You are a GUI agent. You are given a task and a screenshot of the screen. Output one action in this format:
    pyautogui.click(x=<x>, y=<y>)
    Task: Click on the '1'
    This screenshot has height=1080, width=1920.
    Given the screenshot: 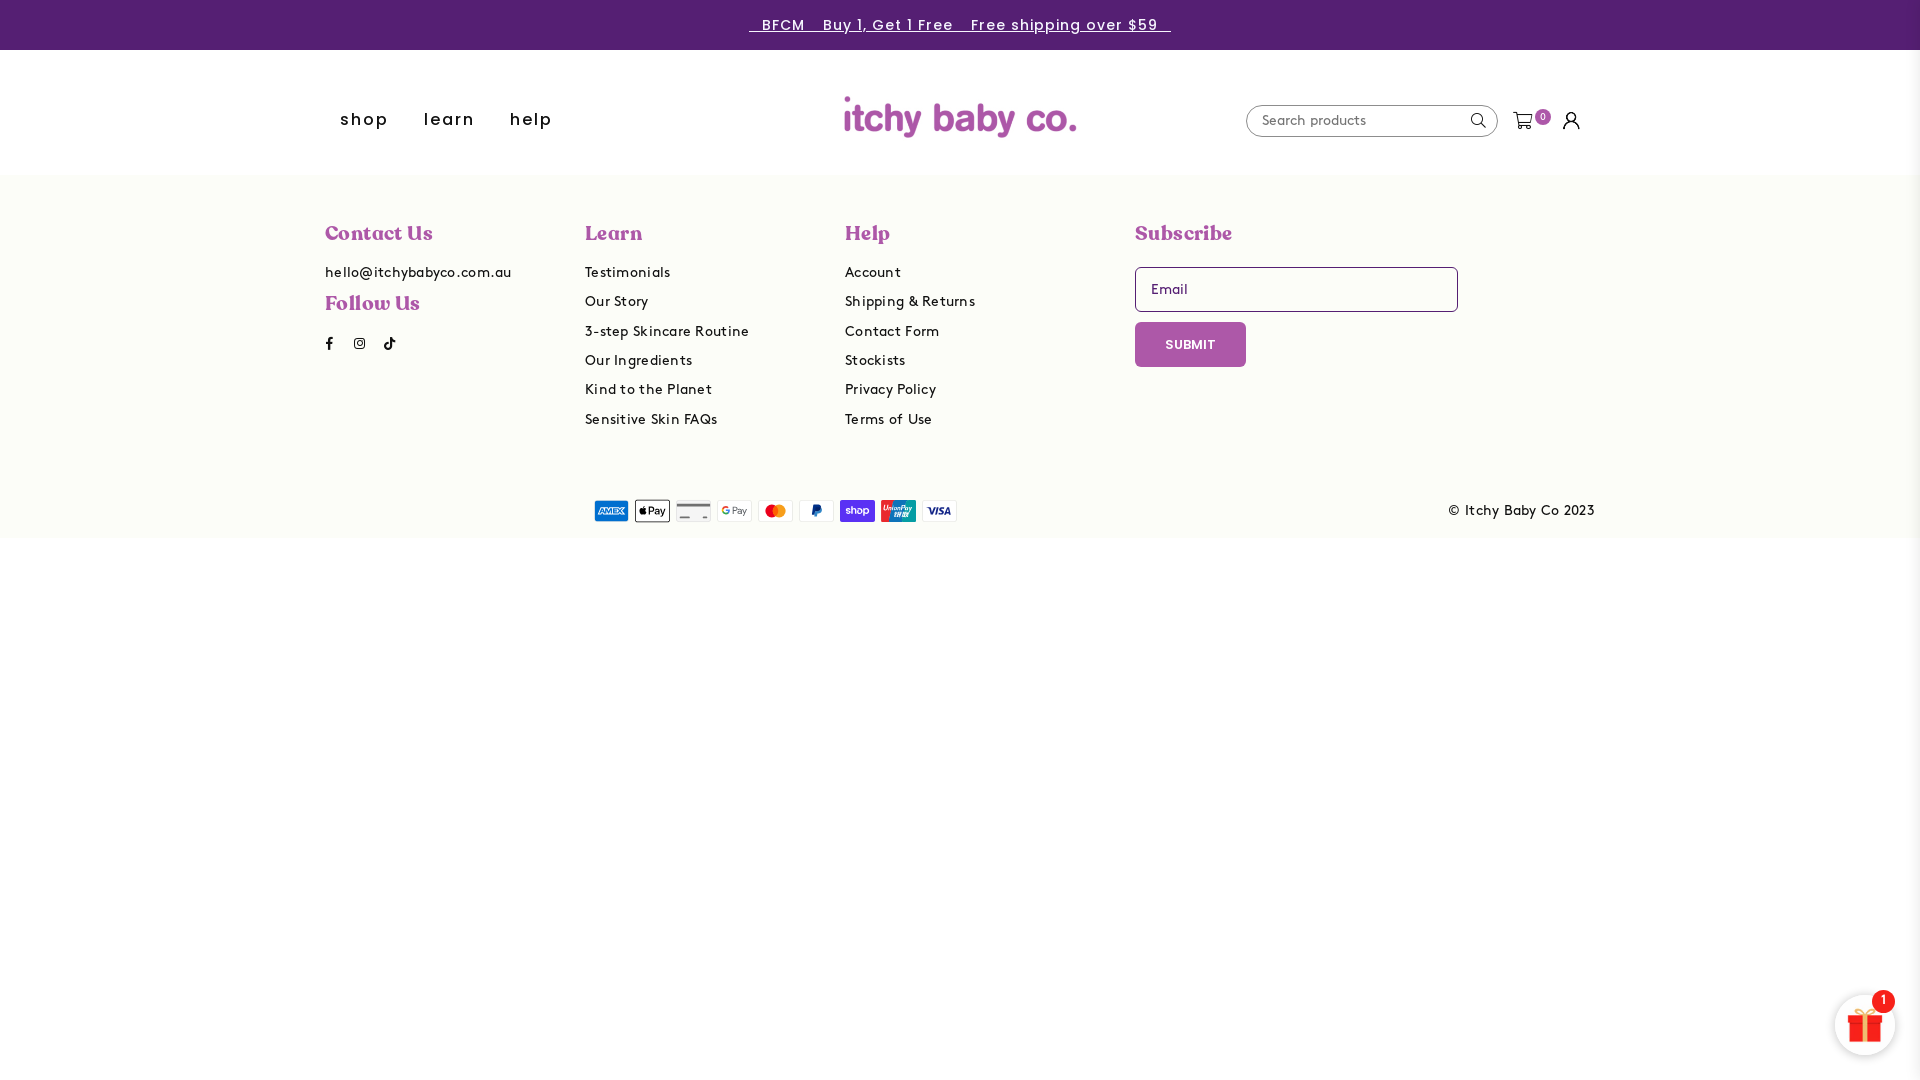 What is the action you would take?
    pyautogui.click(x=1864, y=1025)
    